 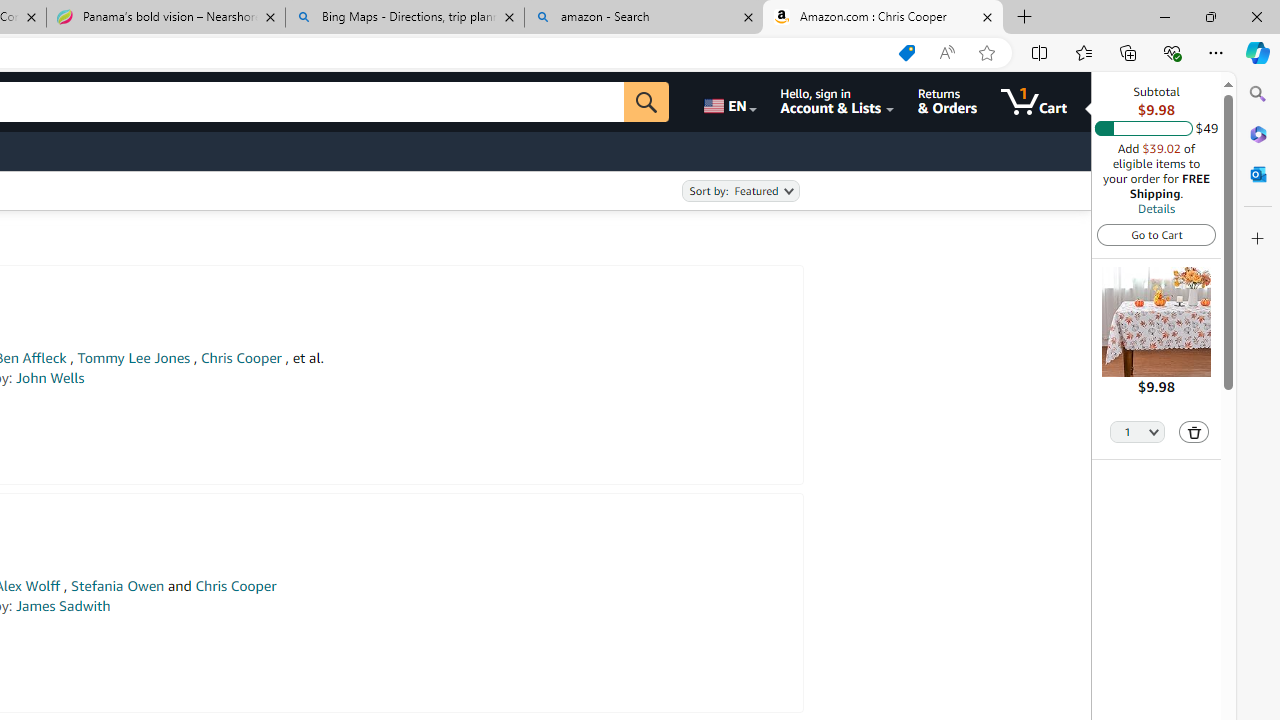 What do you see at coordinates (63, 605) in the screenshot?
I see `'James Sadwith'` at bounding box center [63, 605].